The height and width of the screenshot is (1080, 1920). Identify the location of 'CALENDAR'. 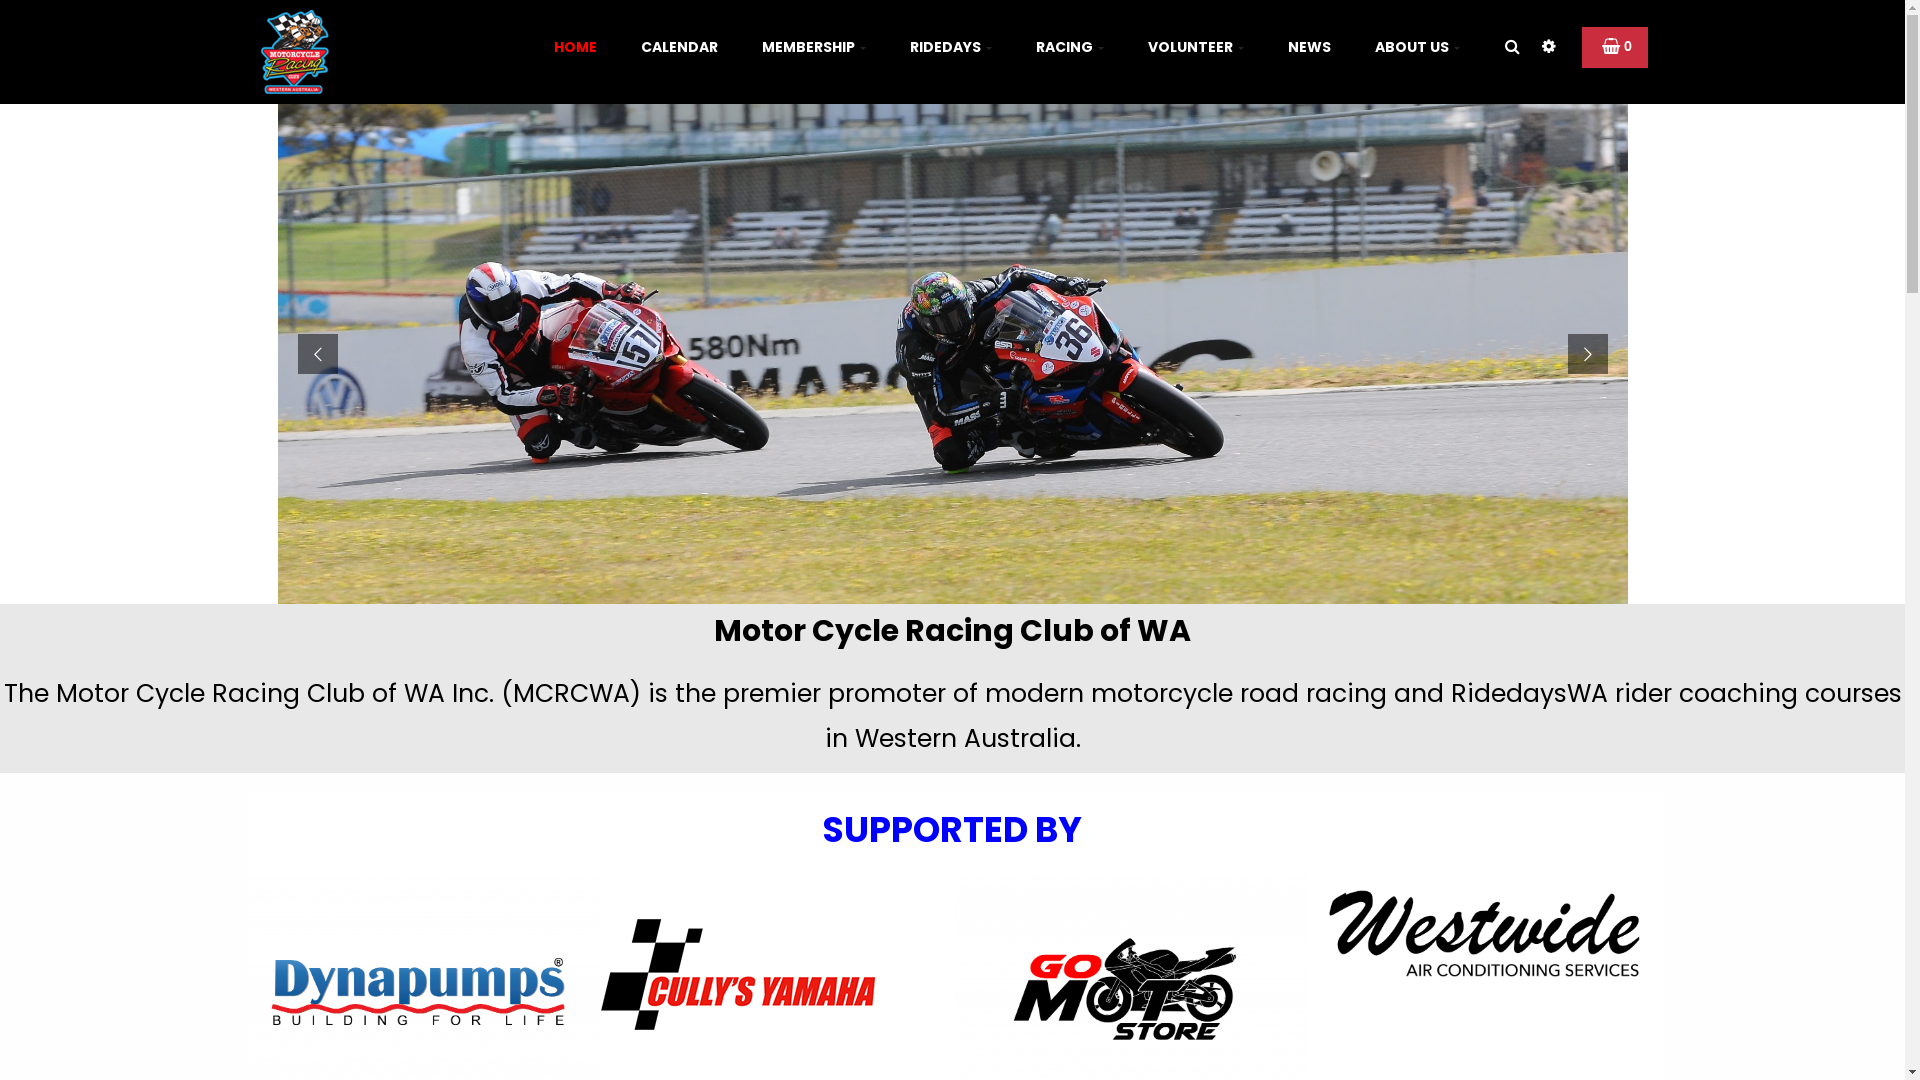
(678, 46).